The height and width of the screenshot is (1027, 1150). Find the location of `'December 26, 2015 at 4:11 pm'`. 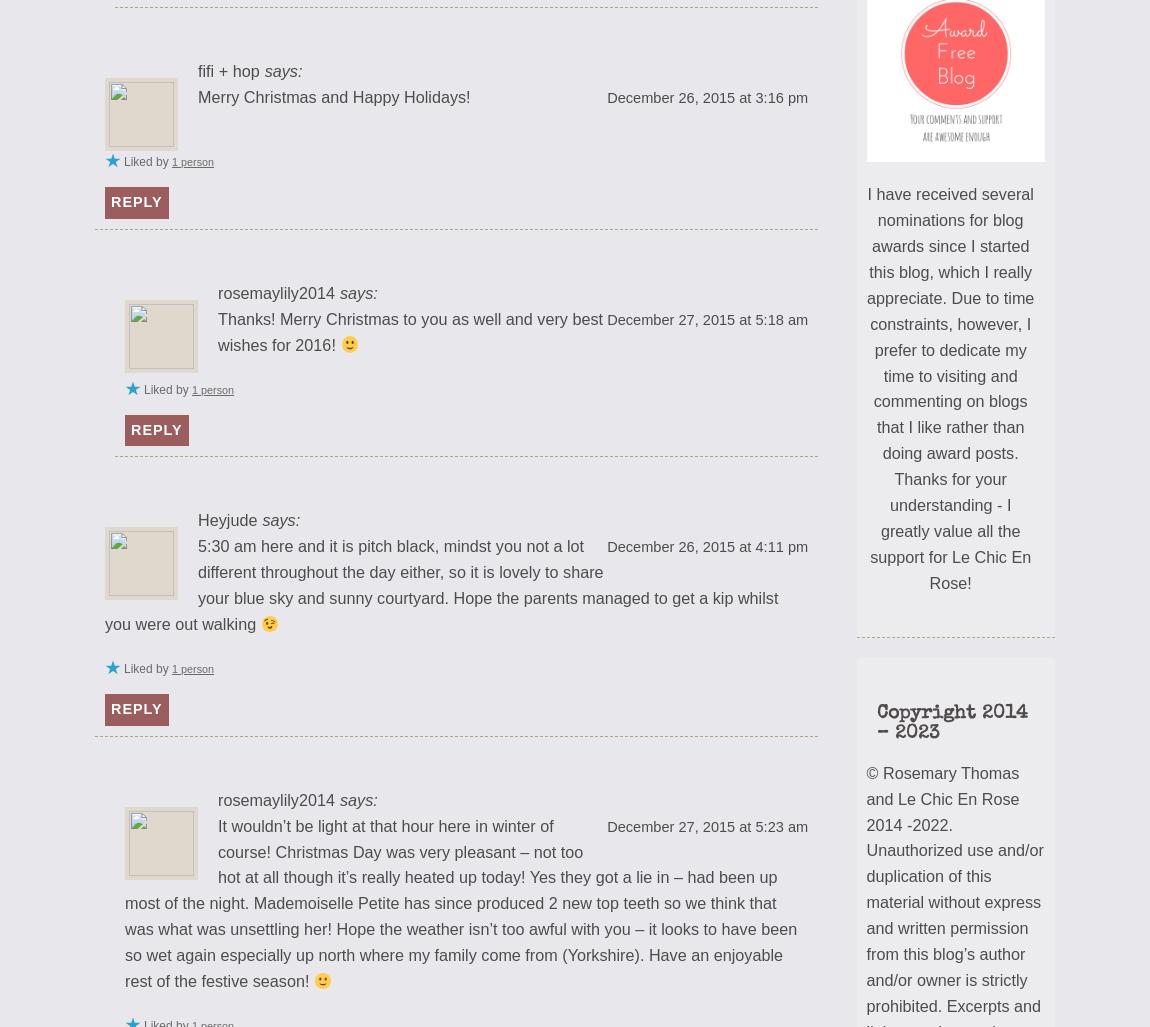

'December 26, 2015 at 4:11 pm' is located at coordinates (706, 545).